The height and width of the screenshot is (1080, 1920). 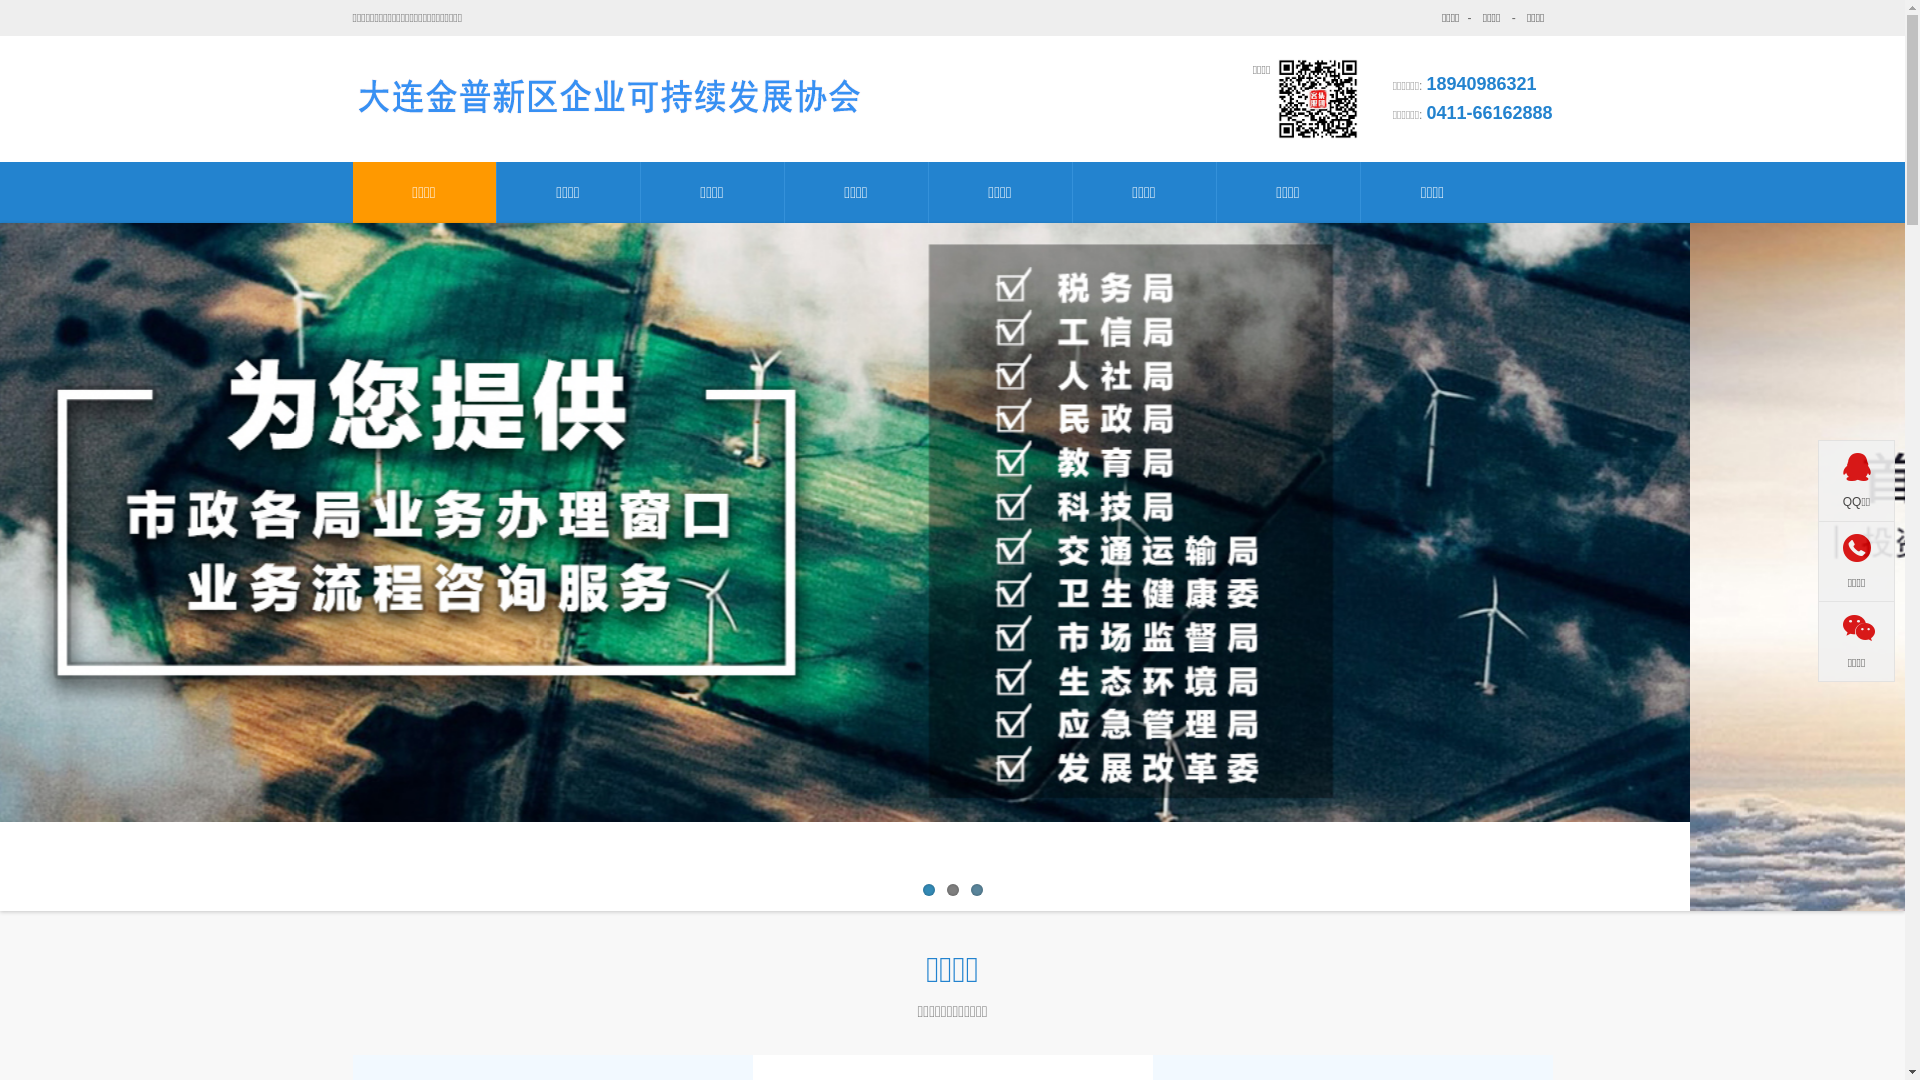 What do you see at coordinates (920, 889) in the screenshot?
I see `'1'` at bounding box center [920, 889].